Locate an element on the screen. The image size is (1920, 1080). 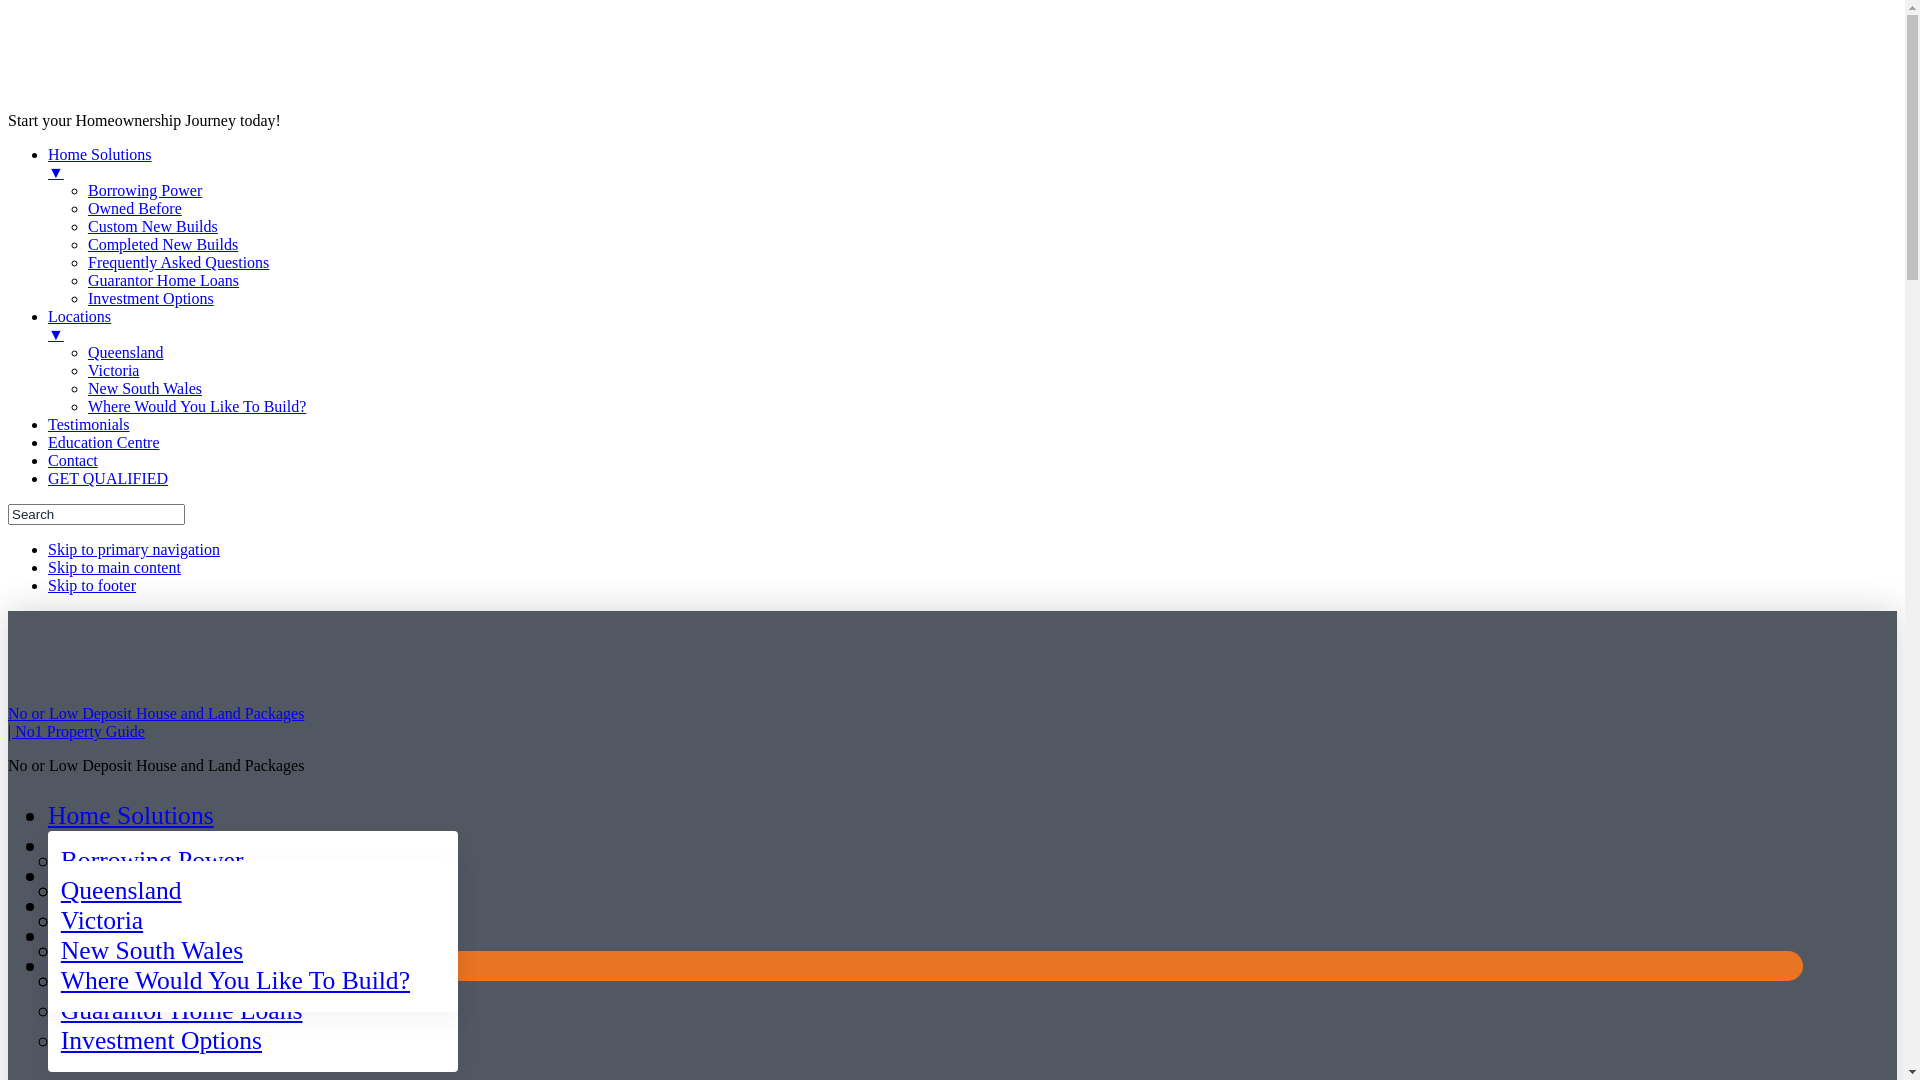
'Borrowing Power' is located at coordinates (151, 859).